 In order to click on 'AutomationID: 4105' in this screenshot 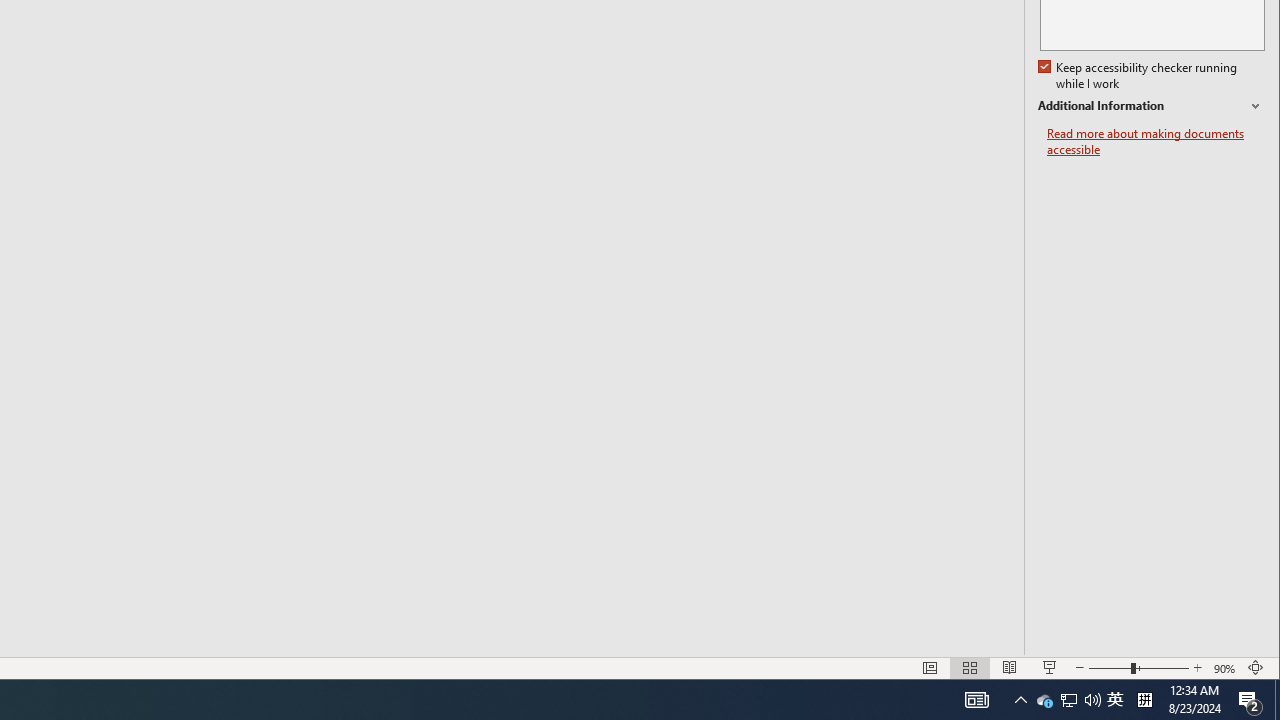, I will do `click(977, 698)`.